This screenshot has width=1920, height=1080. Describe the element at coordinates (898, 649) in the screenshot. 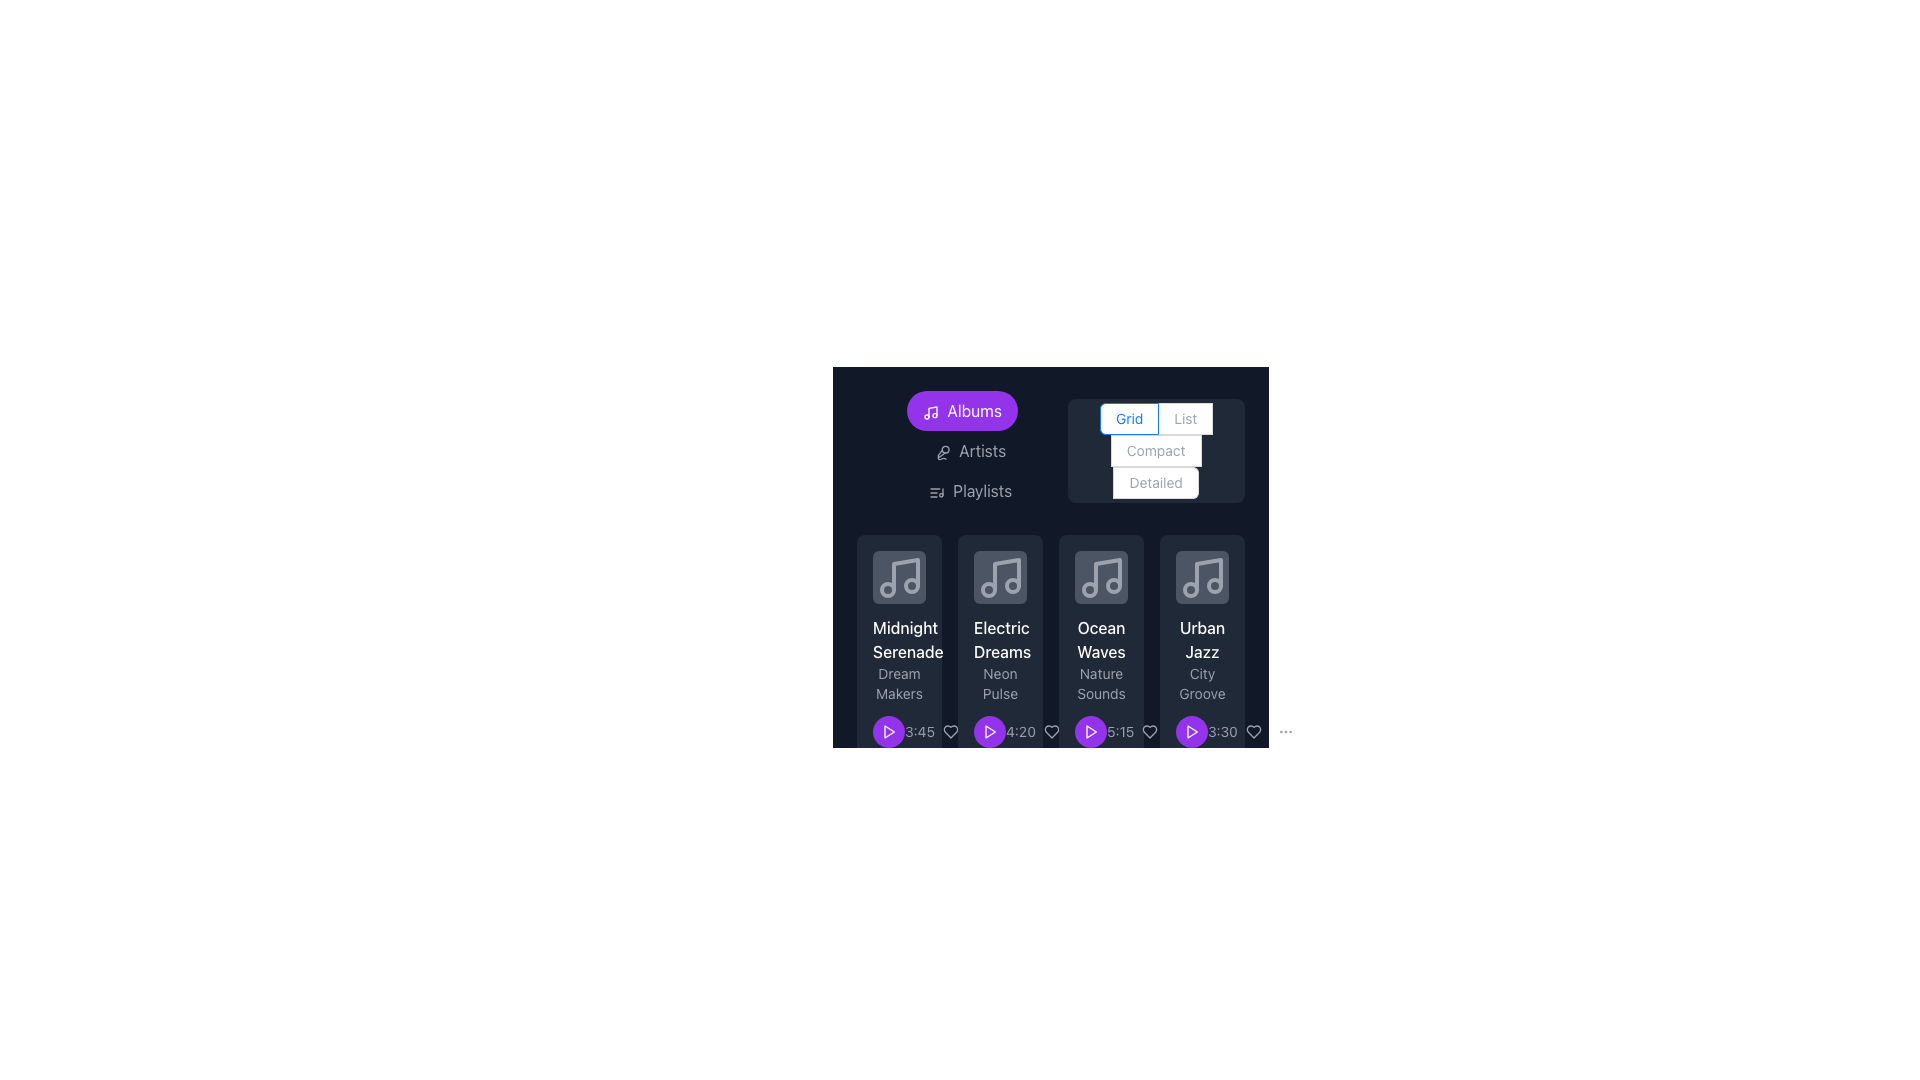

I see `the first music track card located at the top-left of the grid layout to read the song information` at that location.